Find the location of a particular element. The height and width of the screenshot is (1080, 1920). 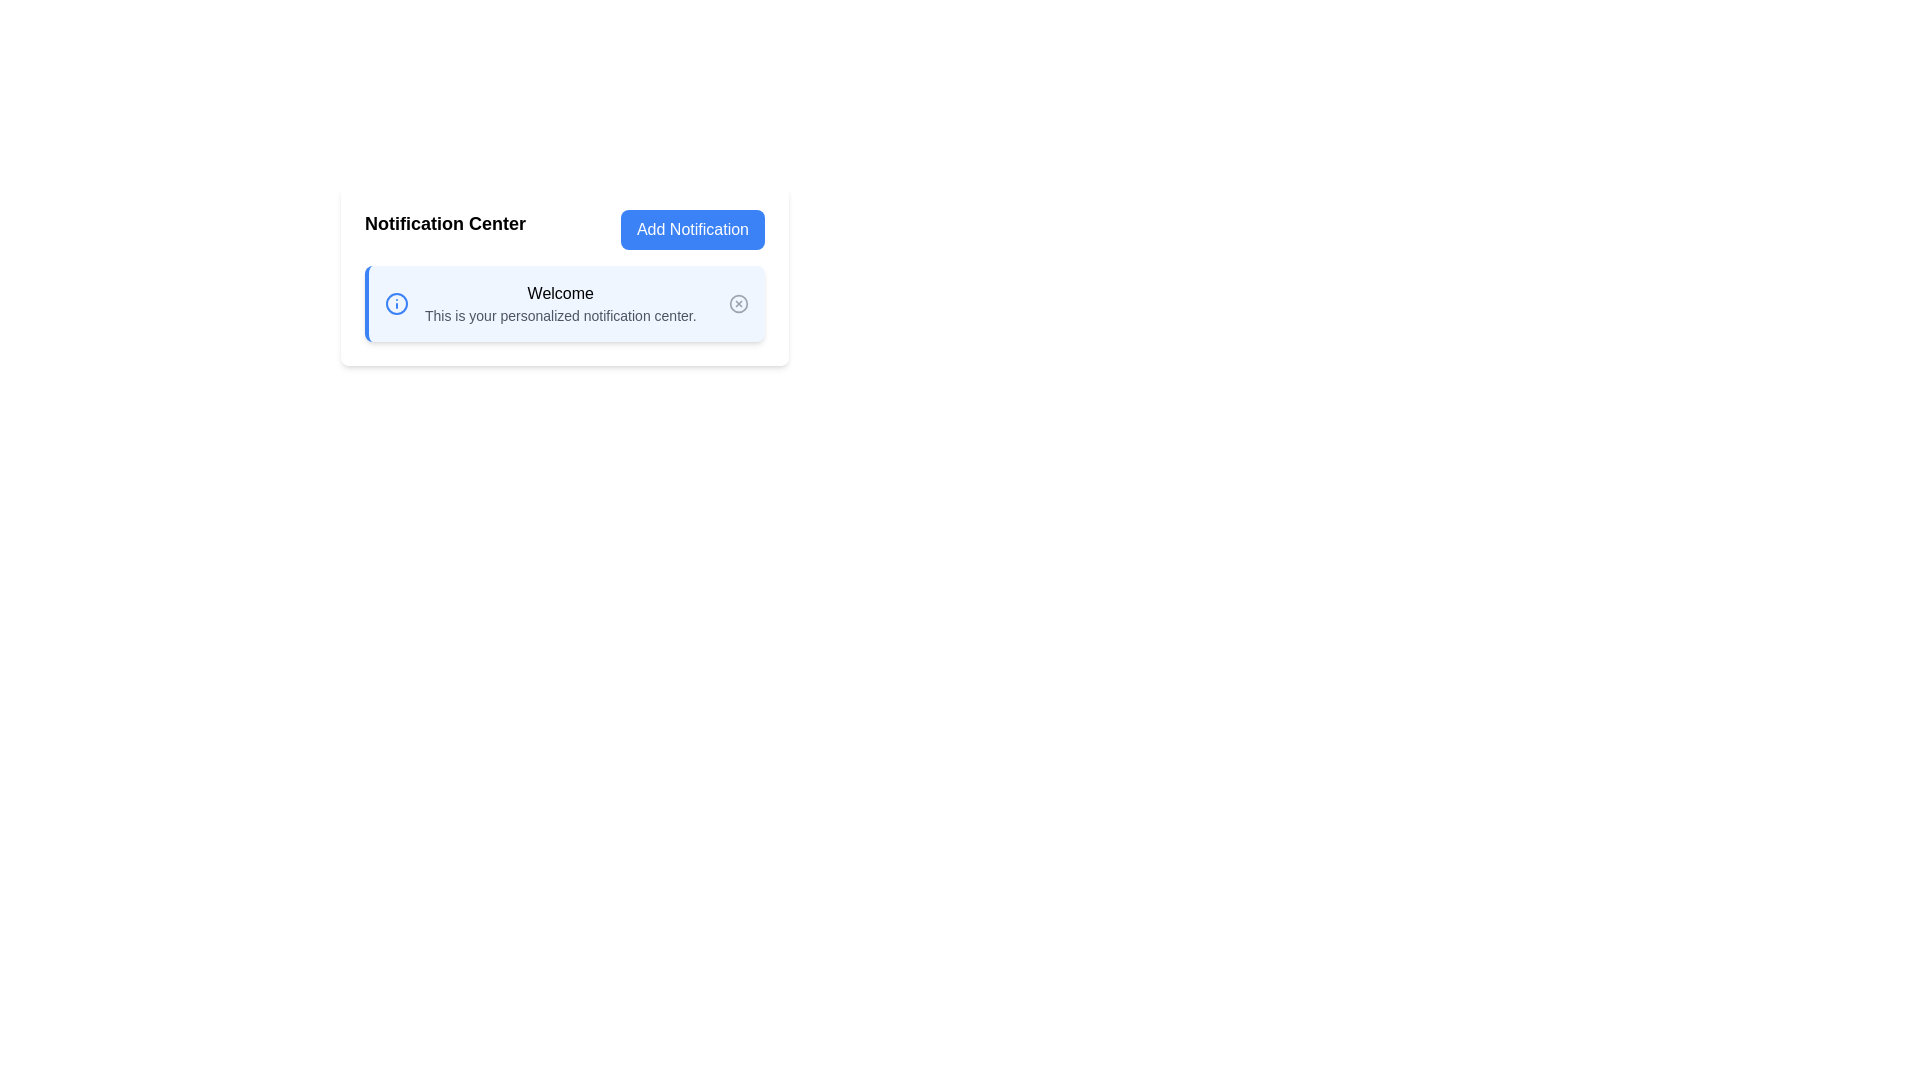

the outer circular border of the informational icon located at the leftmost part of the notification card underneath the header 'Notification Center' and next to the 'Welcome' headline is located at coordinates (397, 304).